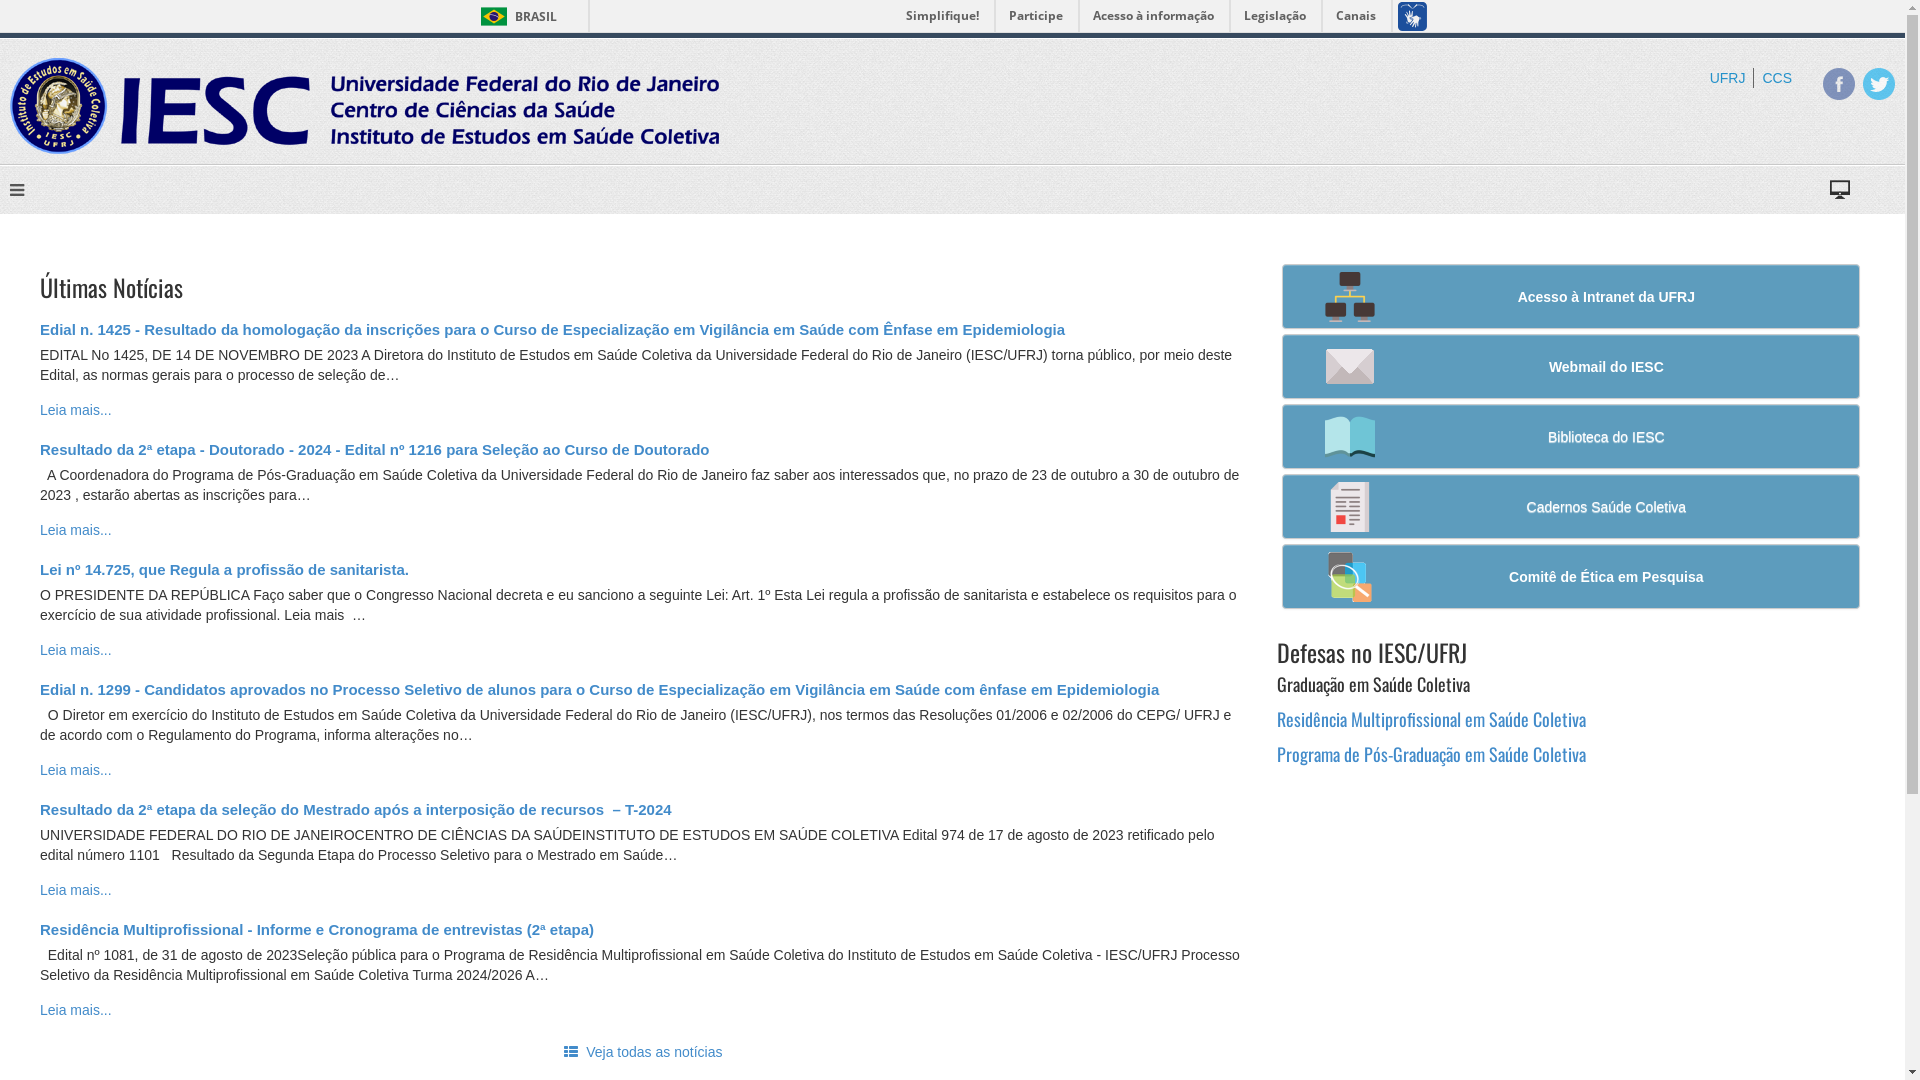 The image size is (1920, 1080). Describe the element at coordinates (76, 889) in the screenshot. I see `'Leia mais...'` at that location.